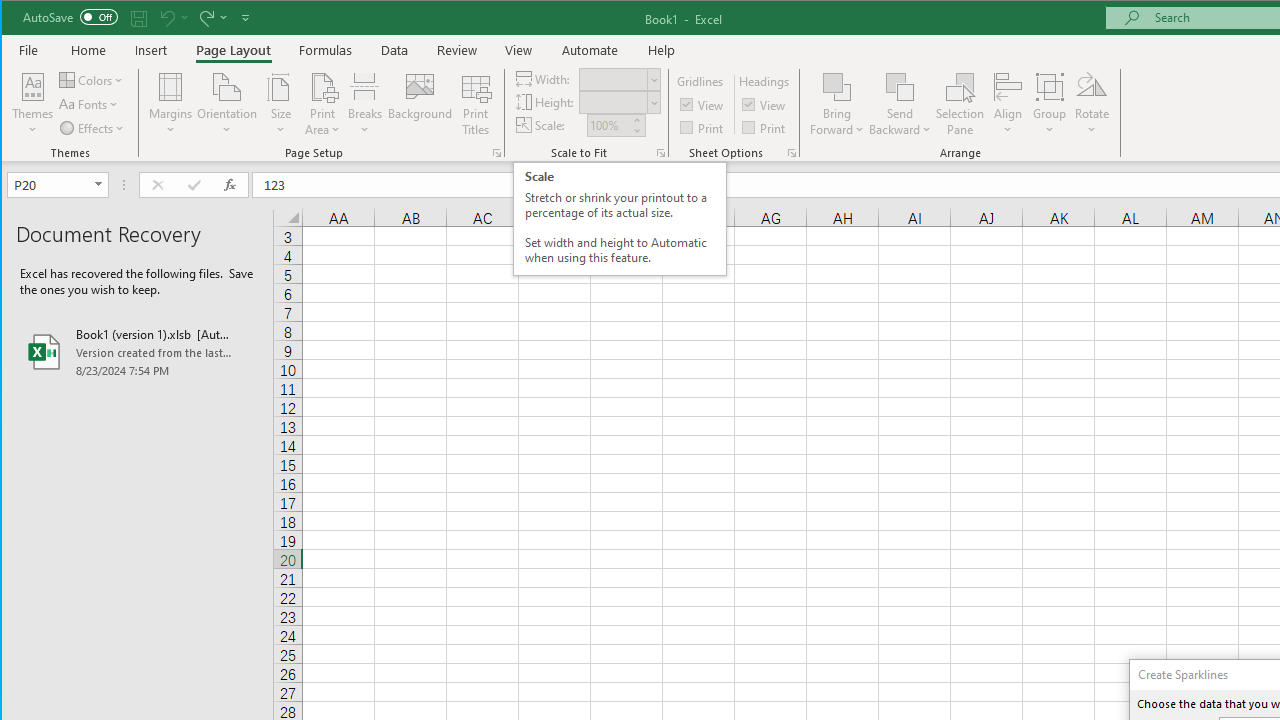  Describe the element at coordinates (326, 49) in the screenshot. I see `'Formulas'` at that location.